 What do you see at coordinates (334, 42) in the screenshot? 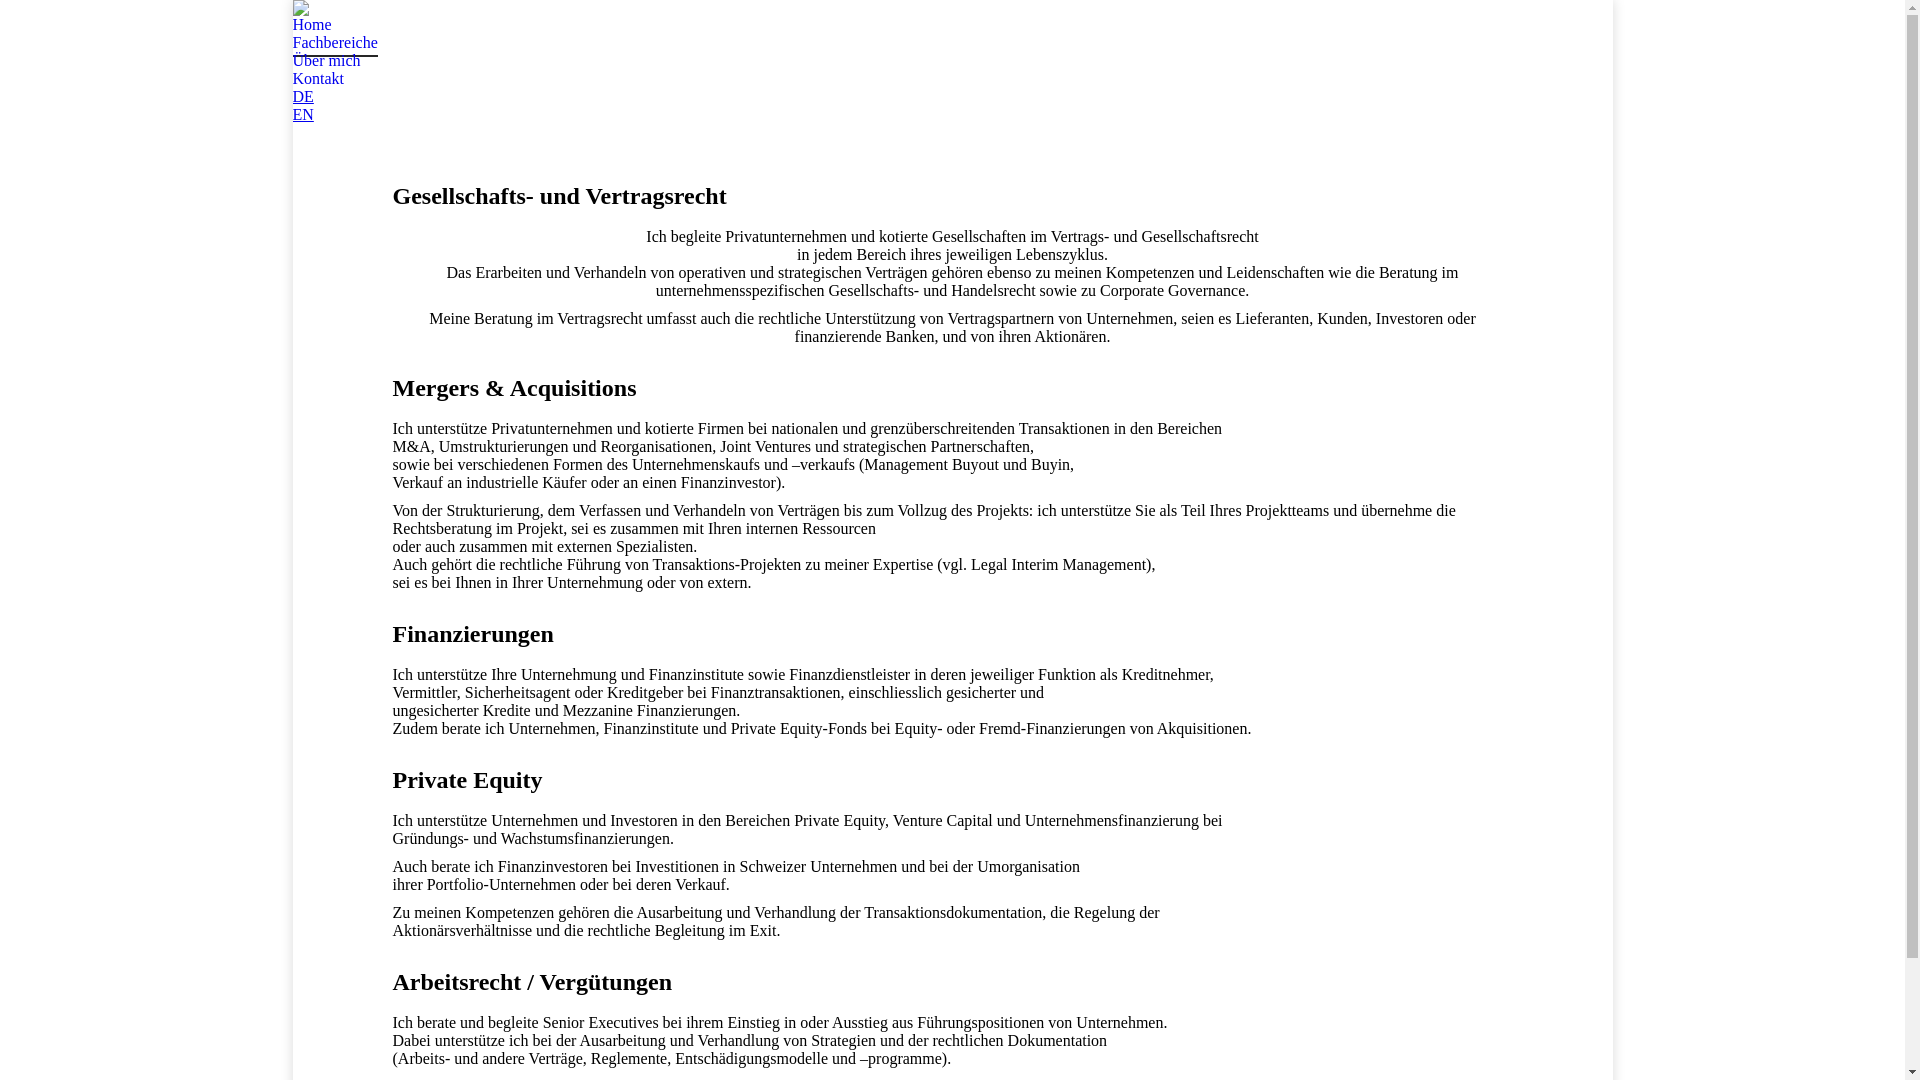
I see `'Fachbereiche'` at bounding box center [334, 42].